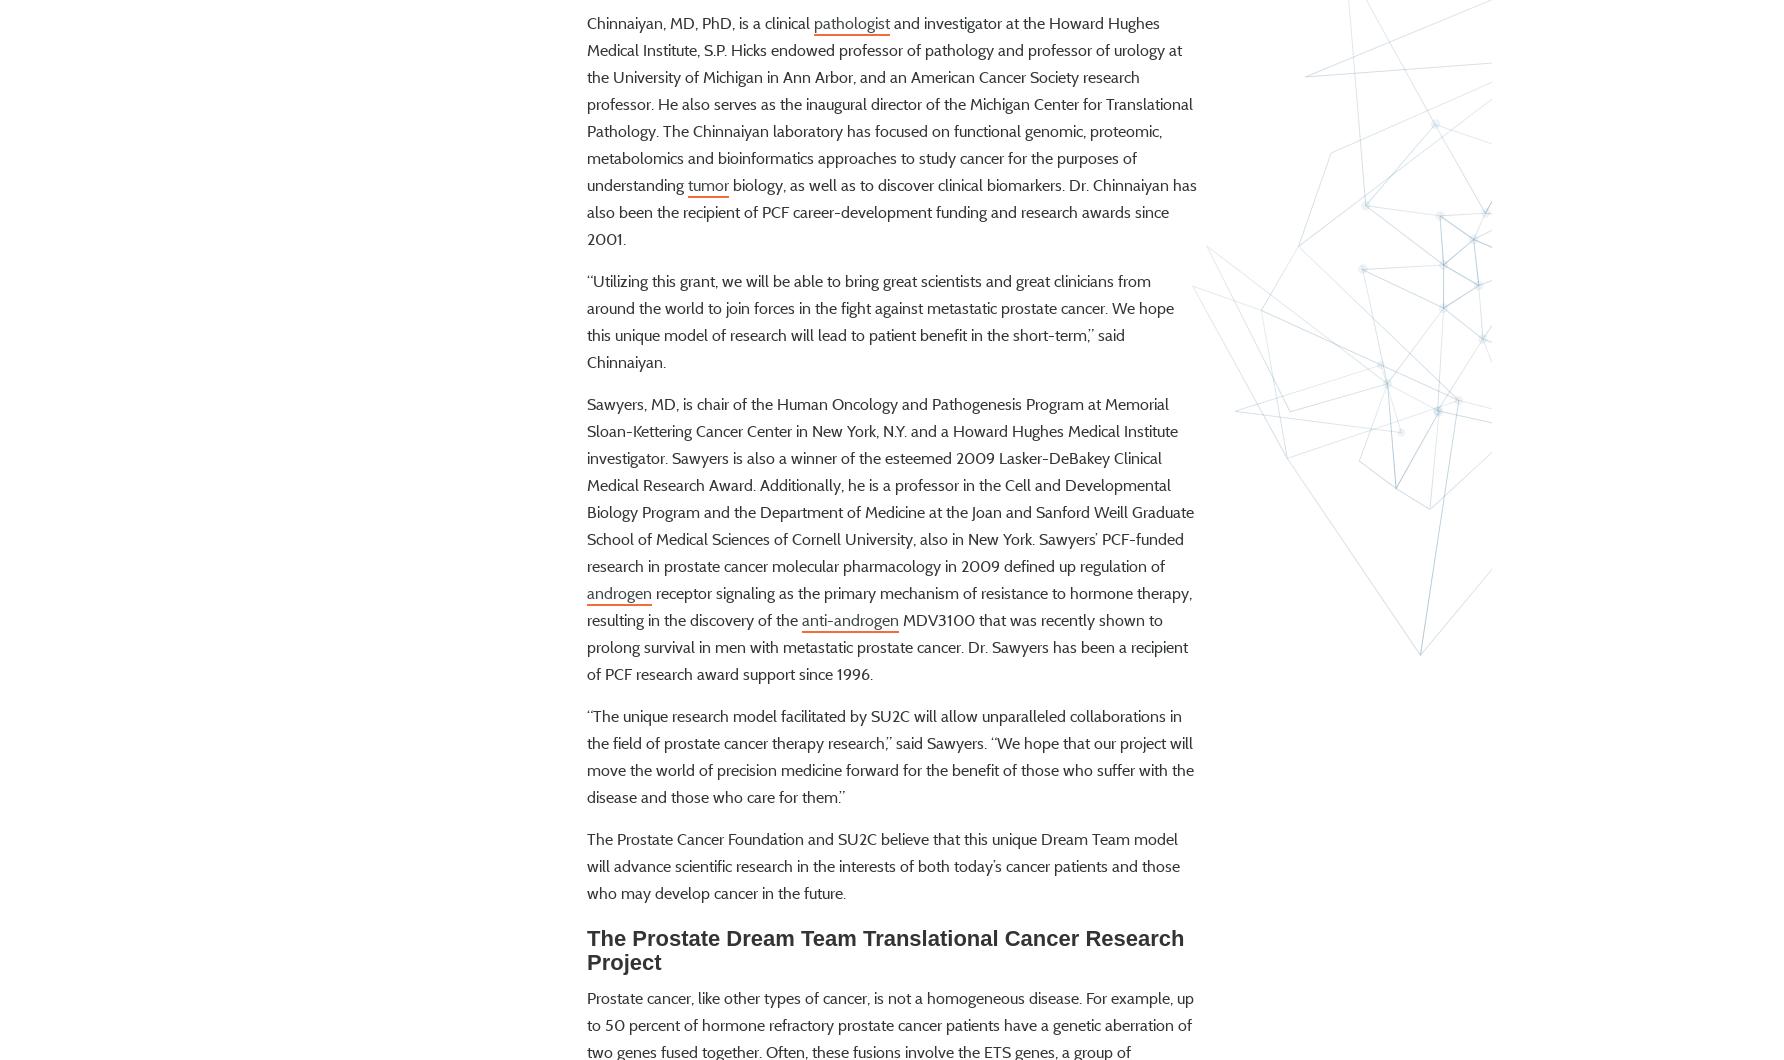 This screenshot has width=1784, height=1060. Describe the element at coordinates (888, 662) in the screenshot. I see `'receptor signaling as the primary mechanism of resistance to hormone therapy, resulting in the discovery of the'` at that location.